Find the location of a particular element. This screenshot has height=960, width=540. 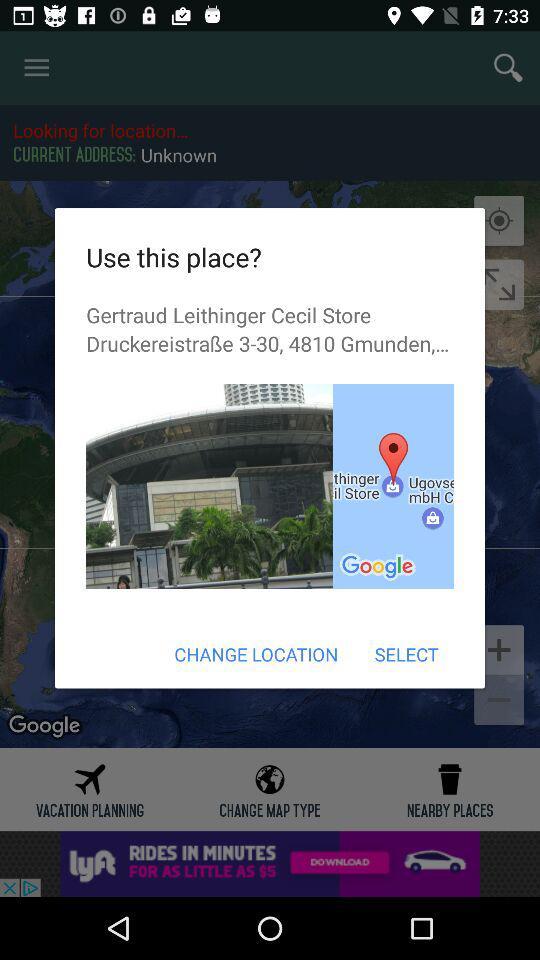

the item at the bottom right corner is located at coordinates (405, 653).